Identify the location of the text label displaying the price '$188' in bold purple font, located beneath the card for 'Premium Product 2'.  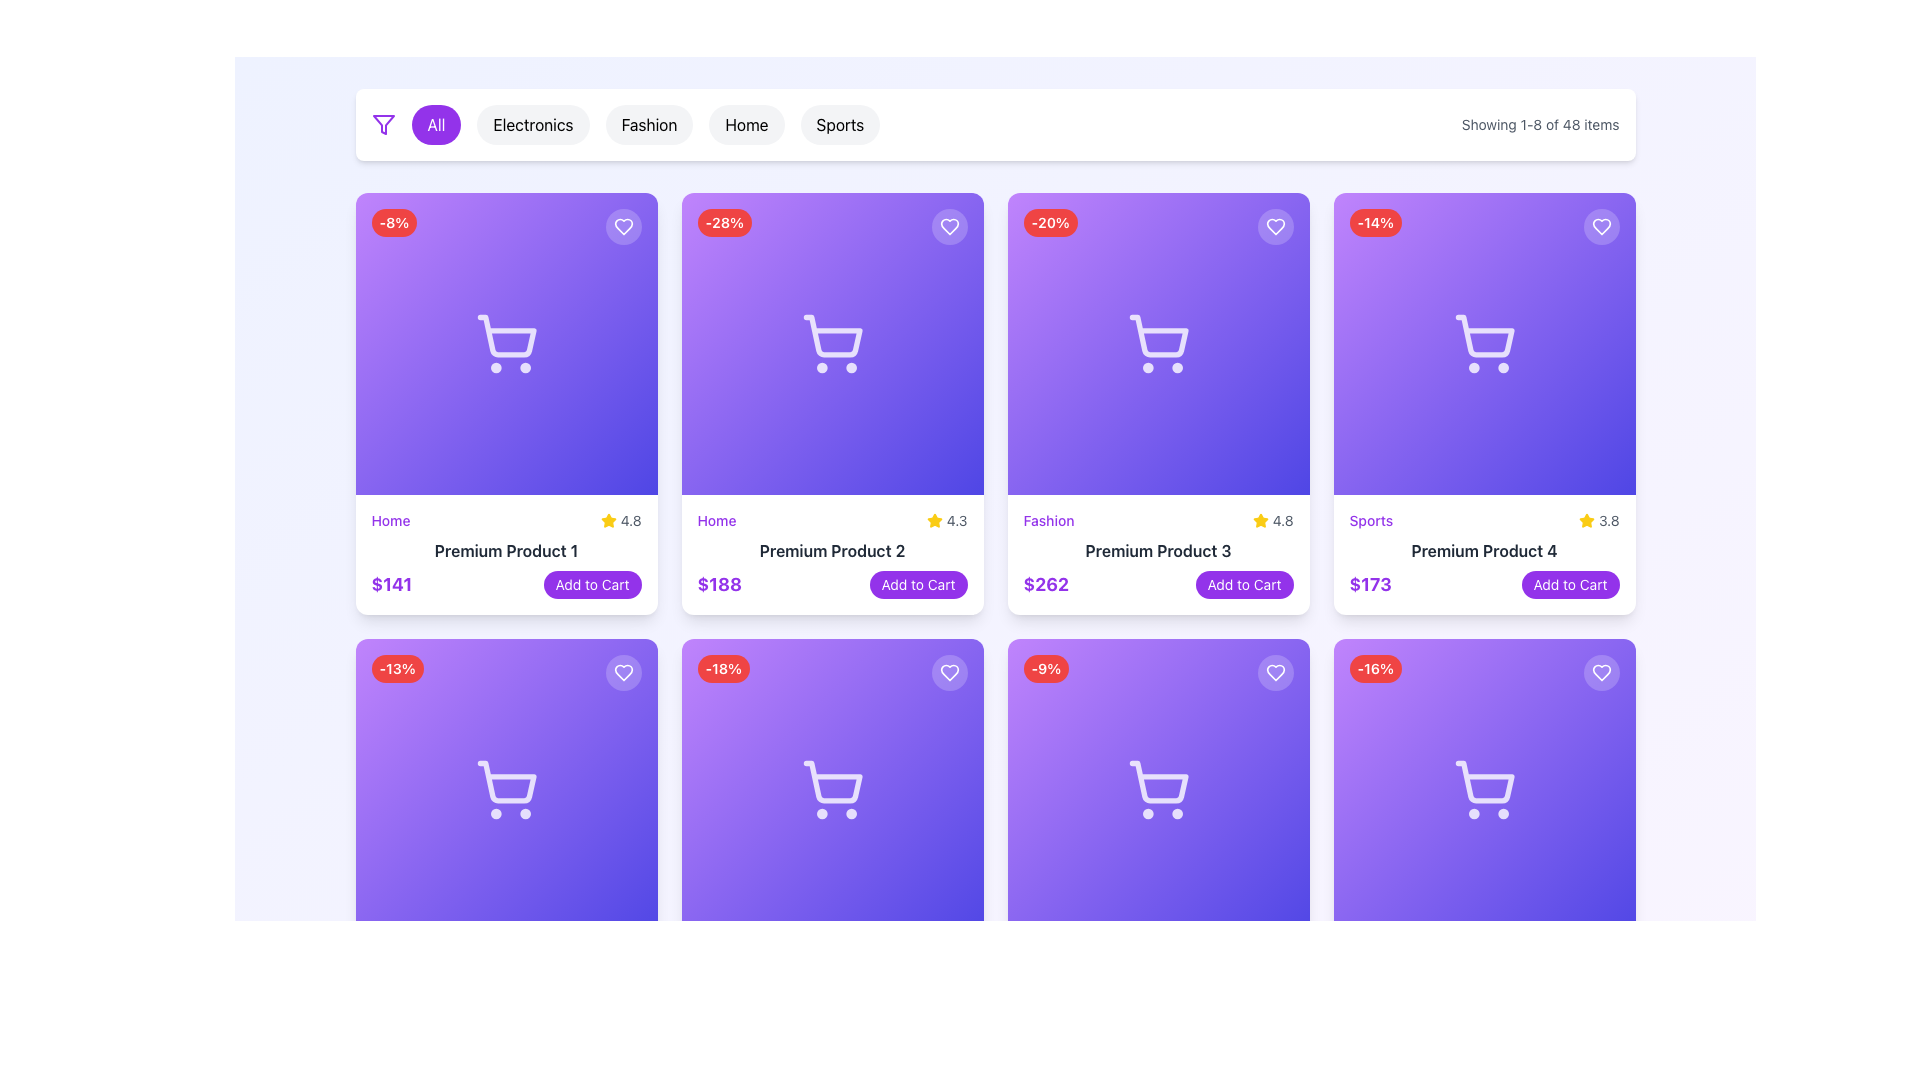
(719, 585).